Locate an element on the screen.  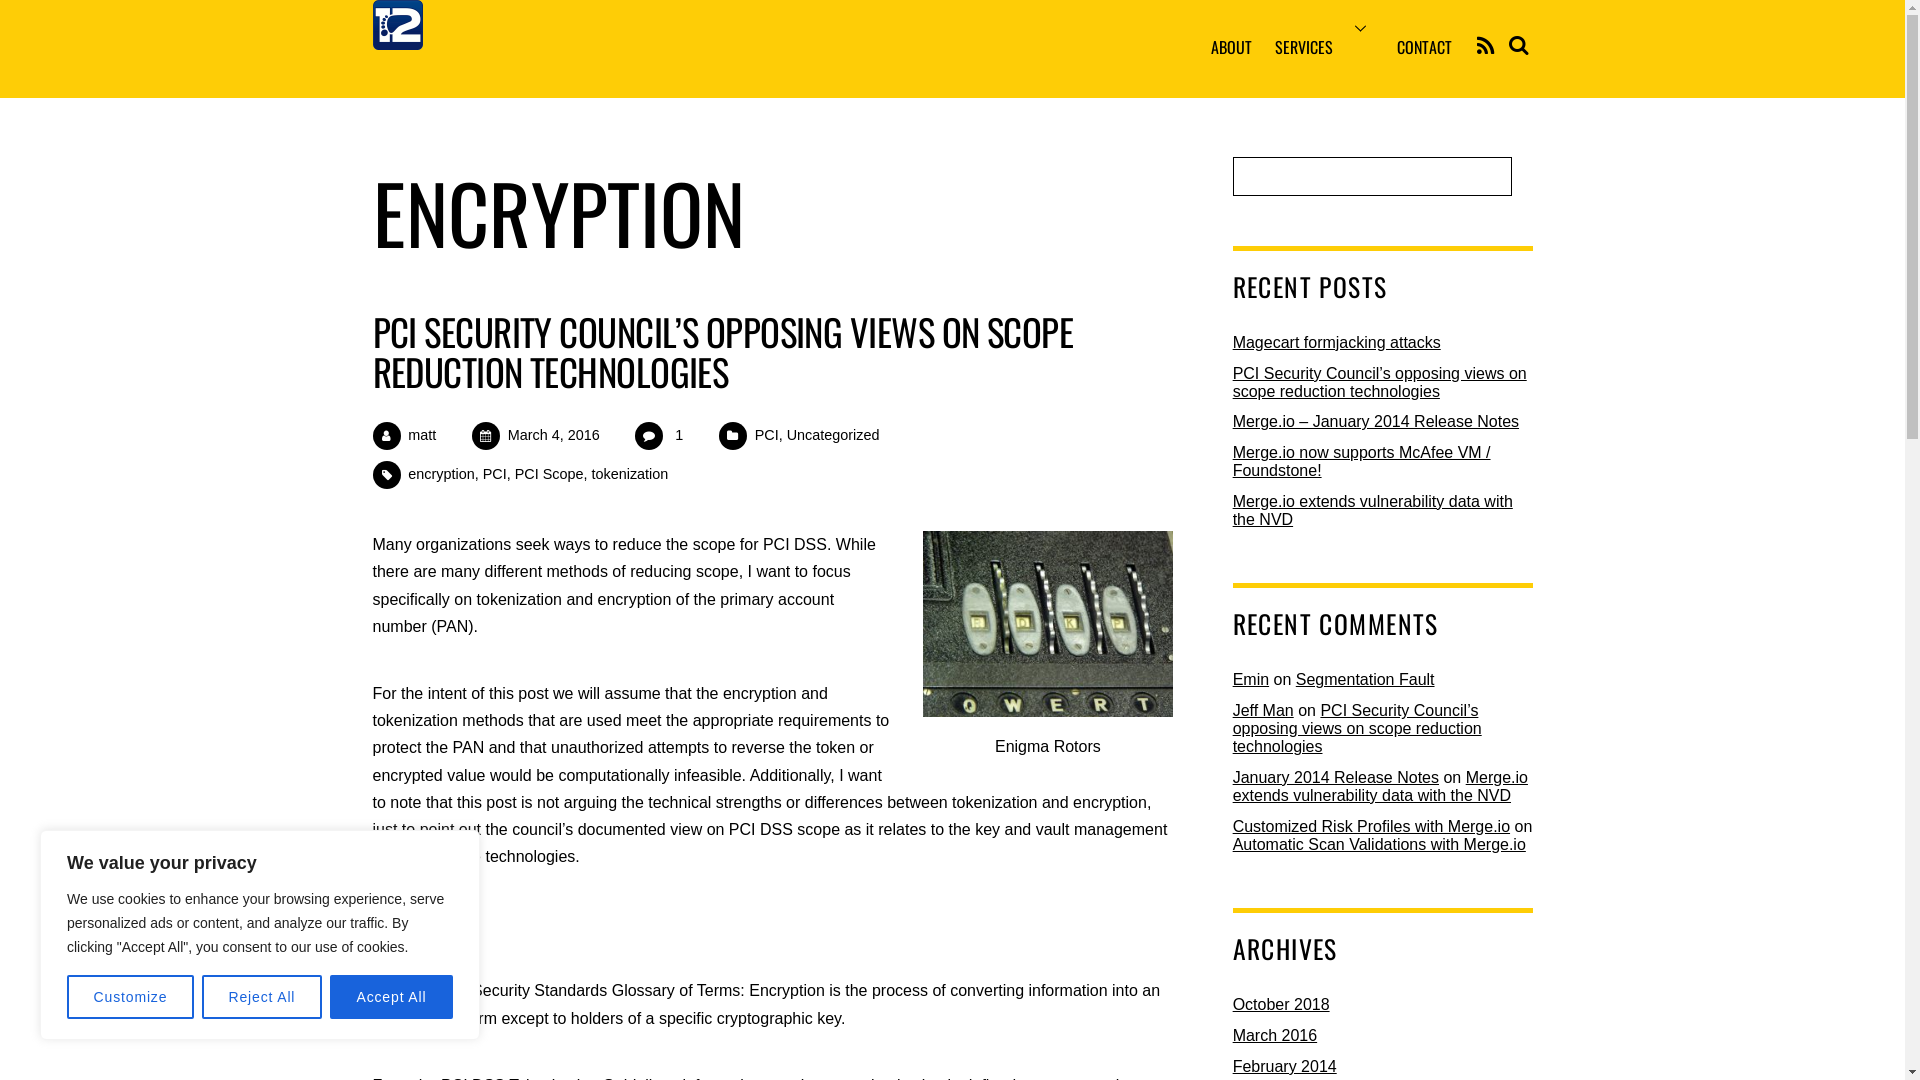
'12F_Square_Only_Trans_200' is located at coordinates (397, 24).